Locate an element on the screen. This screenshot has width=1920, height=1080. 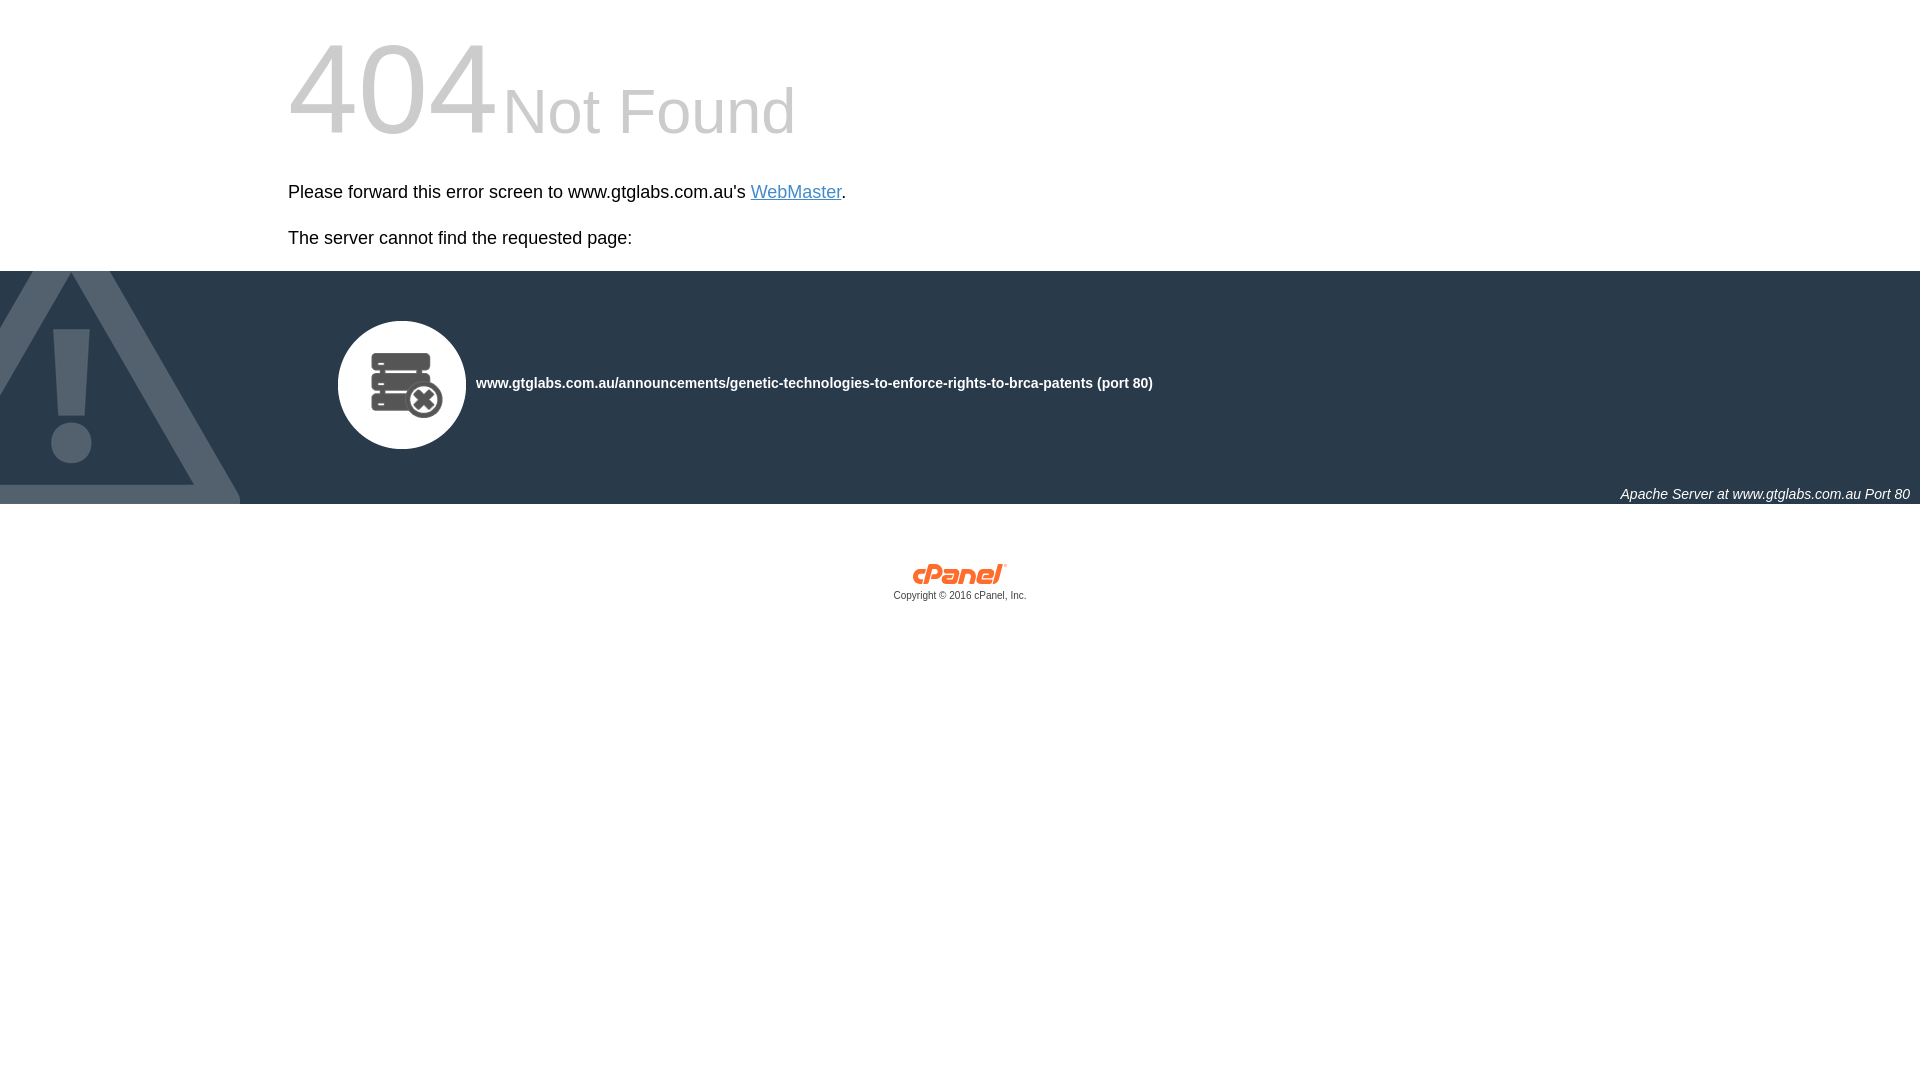
'WebMaster' is located at coordinates (795, 192).